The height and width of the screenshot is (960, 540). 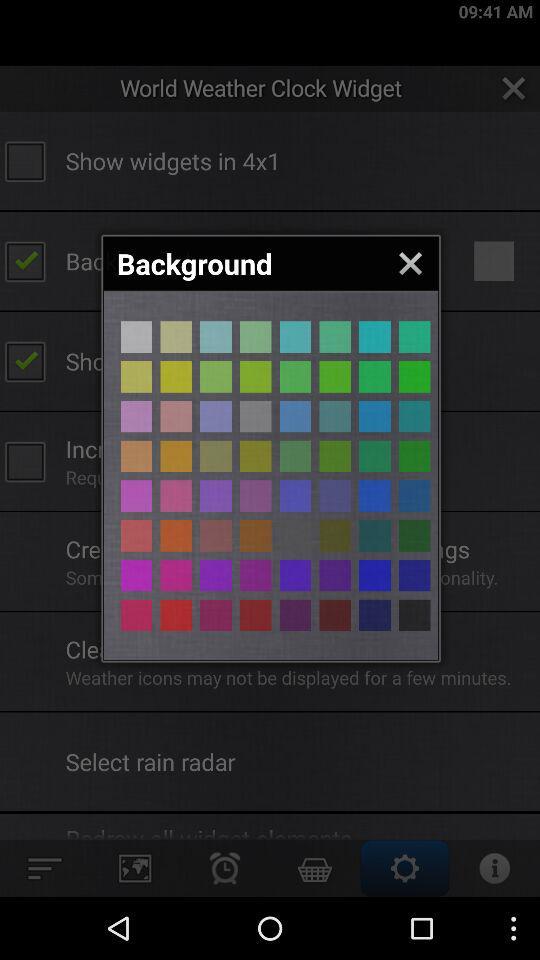 What do you see at coordinates (135, 375) in the screenshot?
I see `colour` at bounding box center [135, 375].